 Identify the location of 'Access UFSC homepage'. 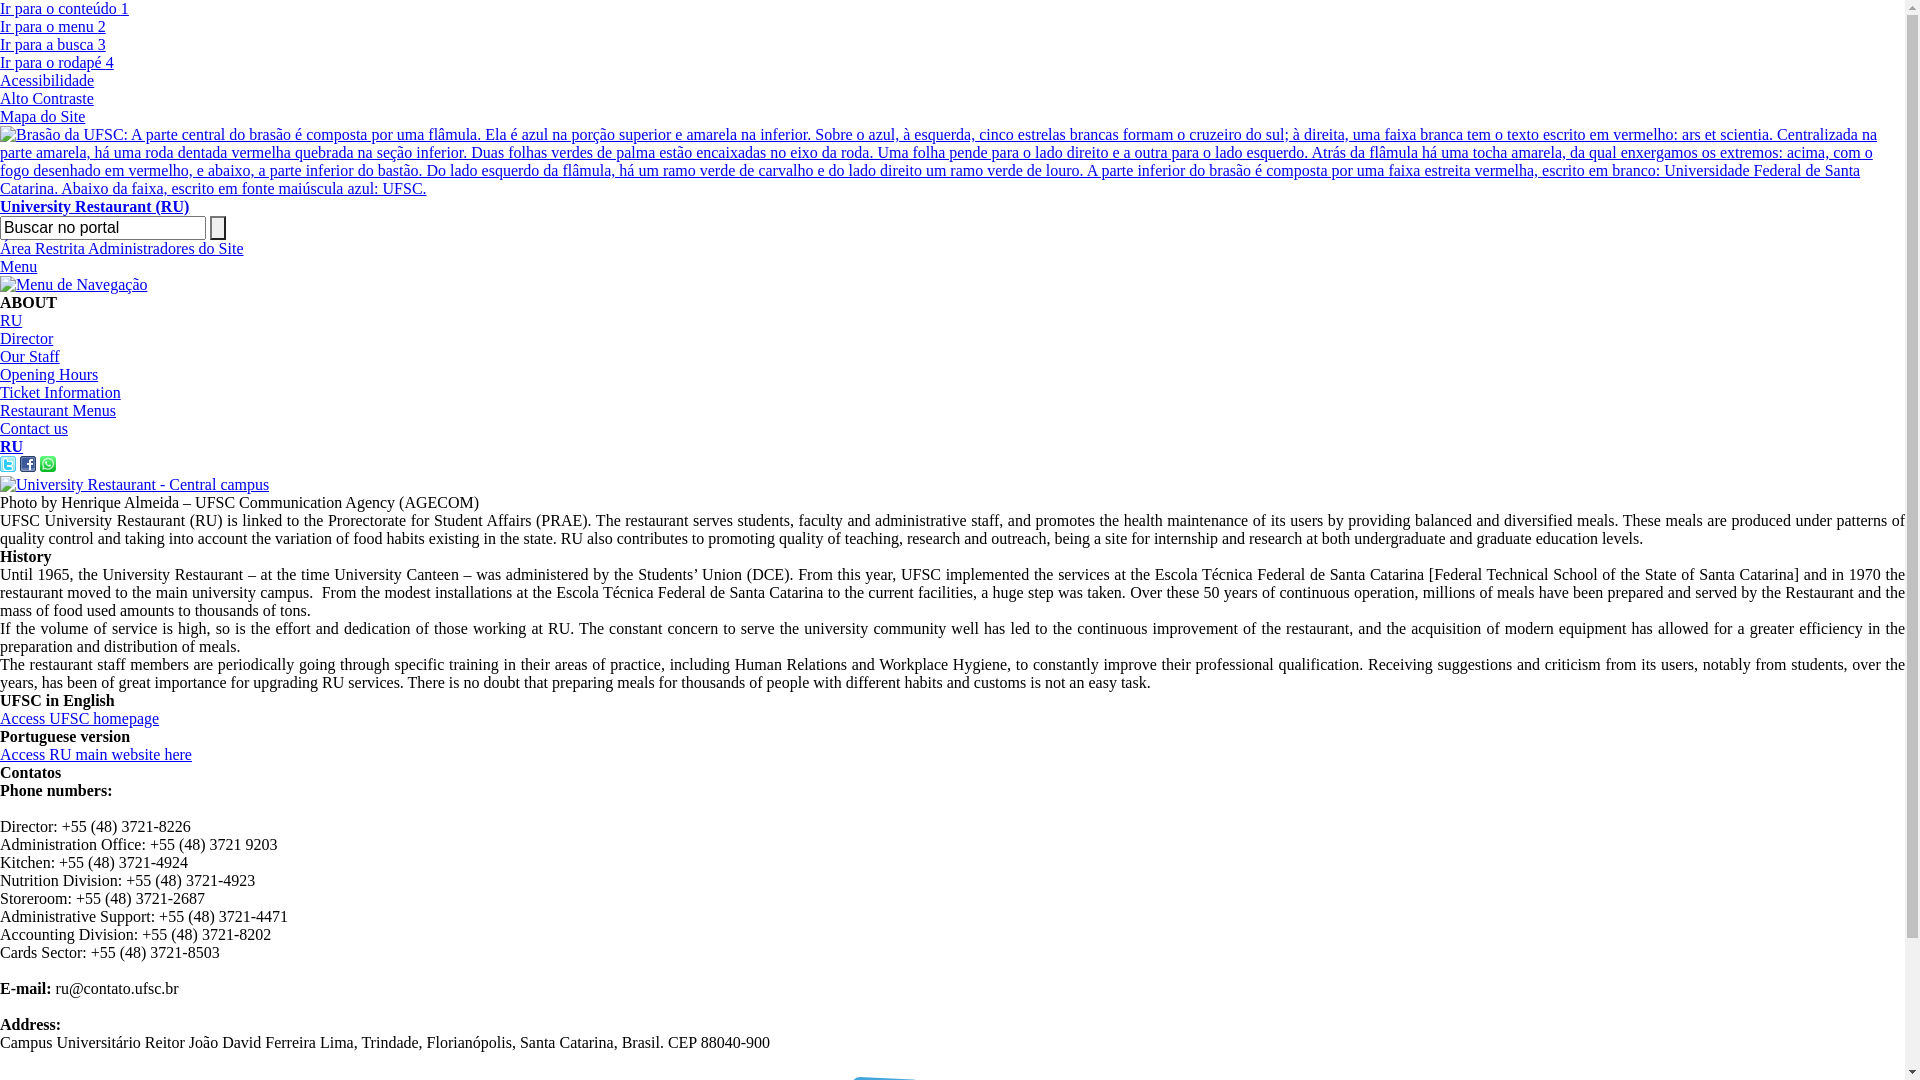
(0, 717).